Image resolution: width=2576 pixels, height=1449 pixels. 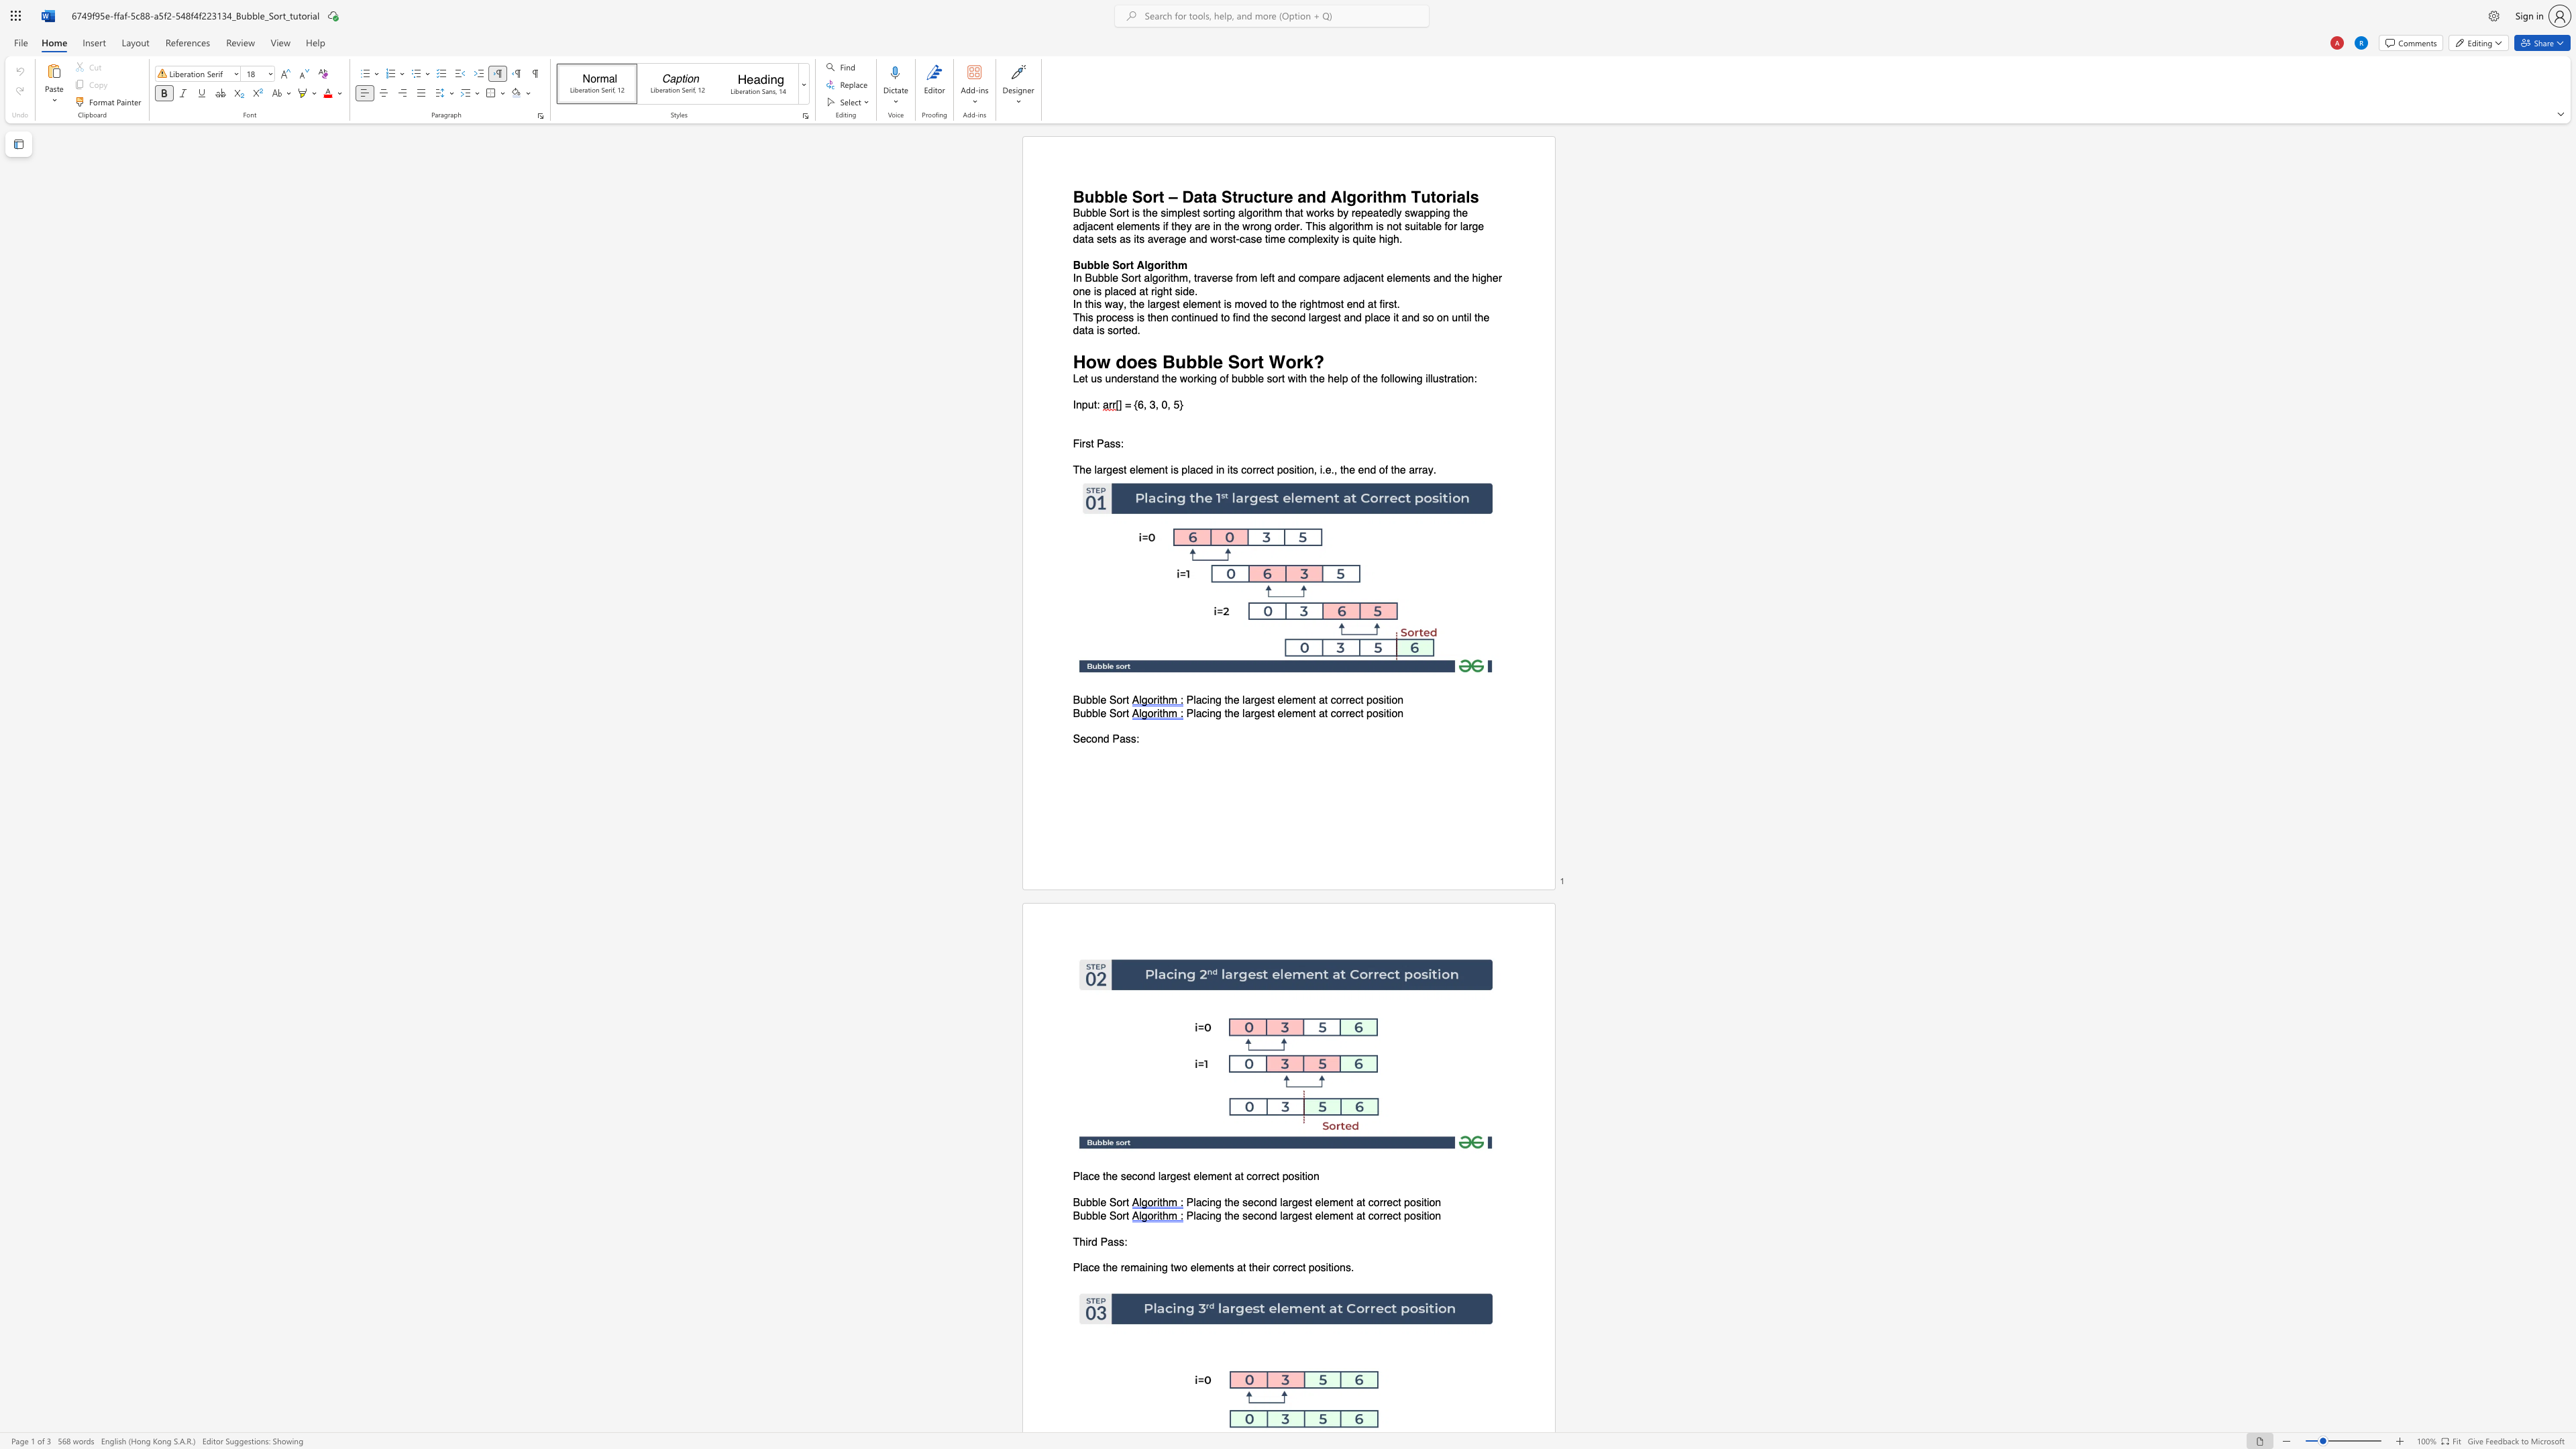 I want to click on the subset text "g the second largest element at" within the text "Placing the second largest element at correct position", so click(x=1215, y=1203).